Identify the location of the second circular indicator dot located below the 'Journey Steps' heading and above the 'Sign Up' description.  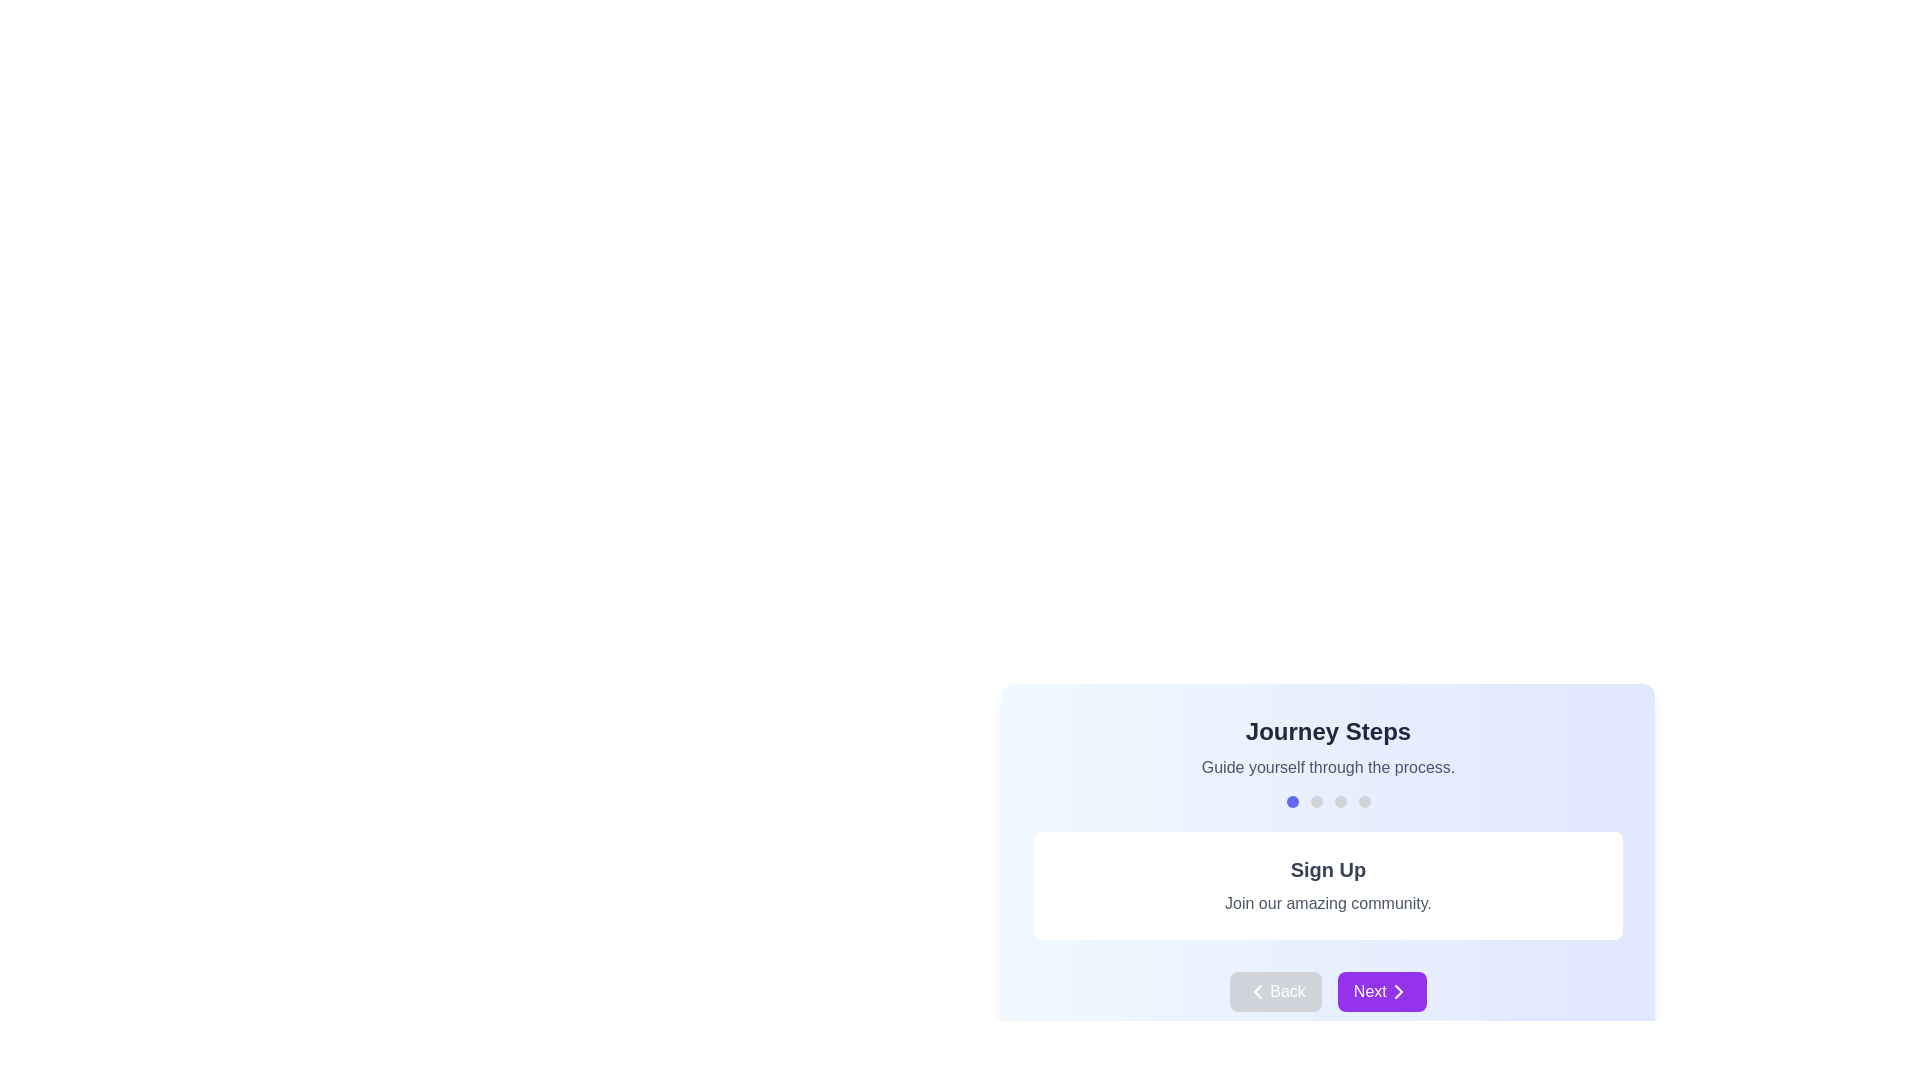
(1316, 801).